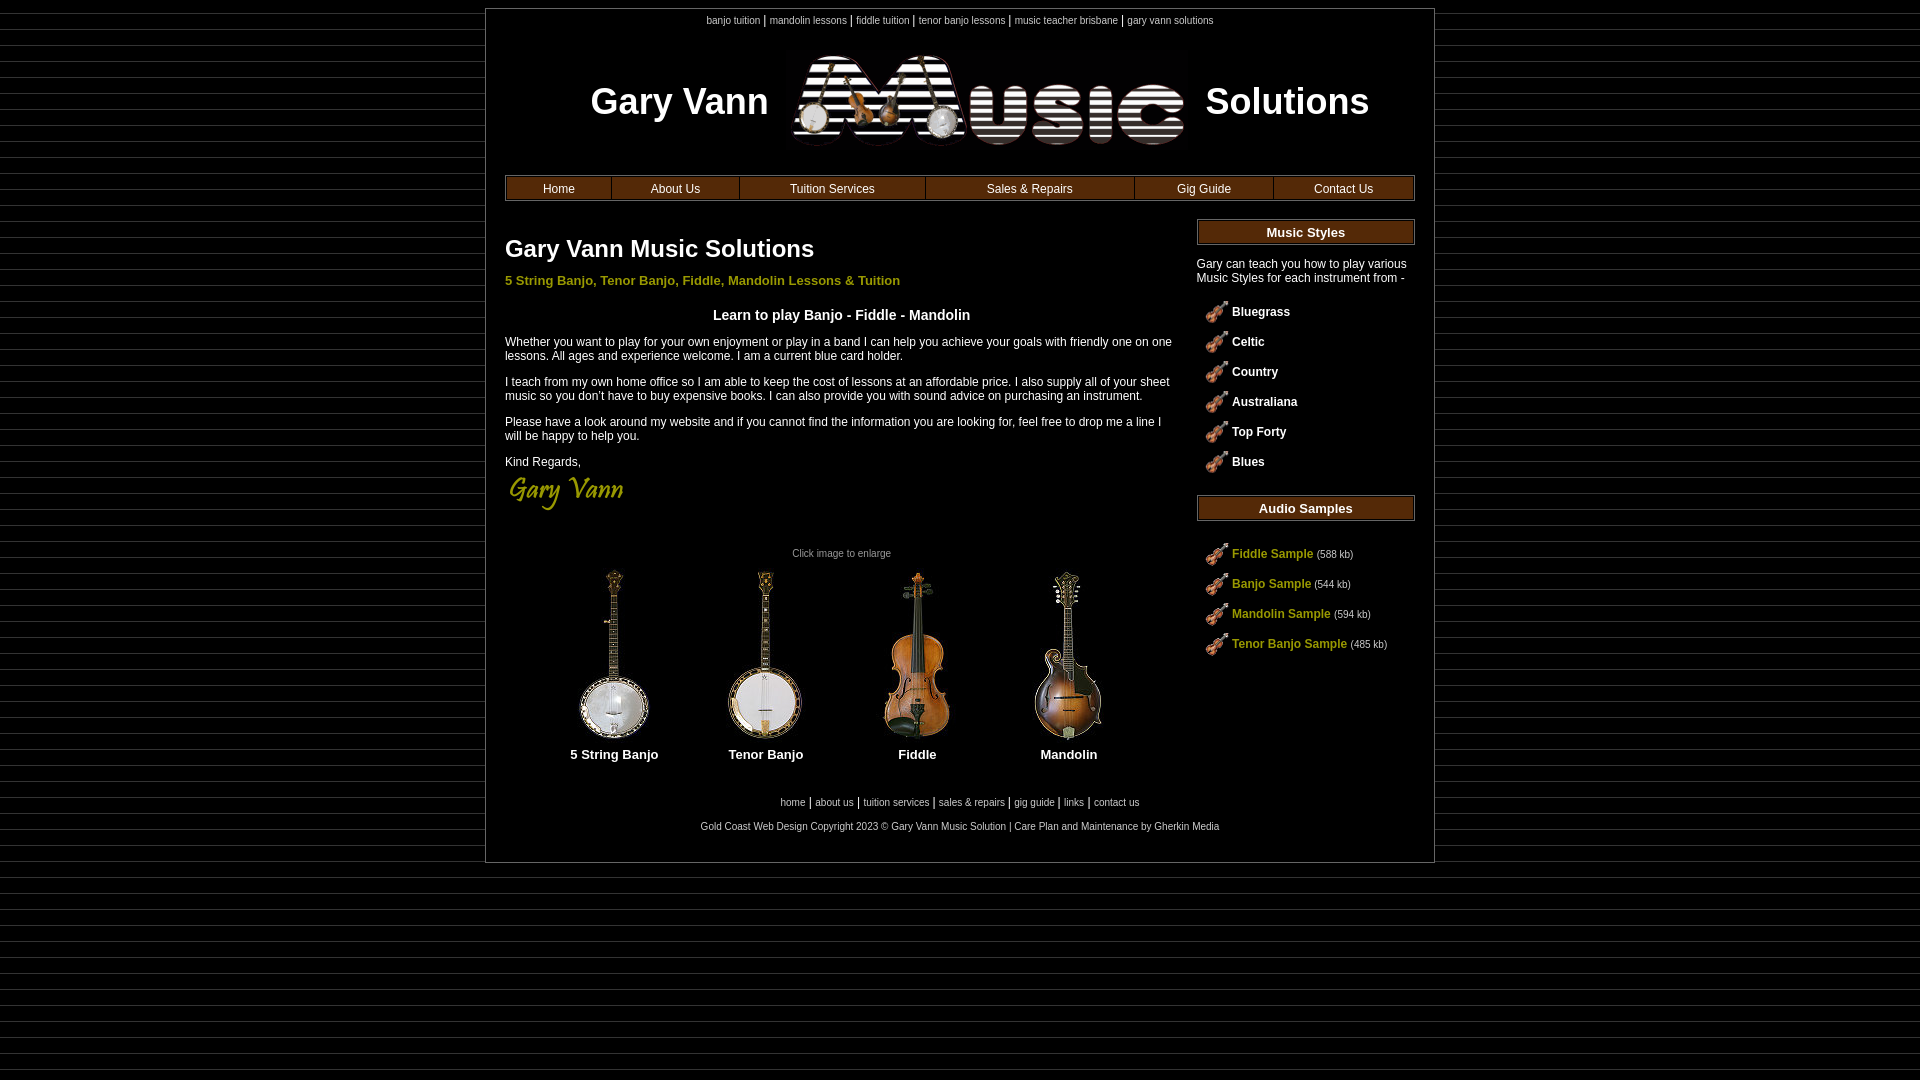 The image size is (1920, 1080). I want to click on 'tenor banjo lessons', so click(964, 20).